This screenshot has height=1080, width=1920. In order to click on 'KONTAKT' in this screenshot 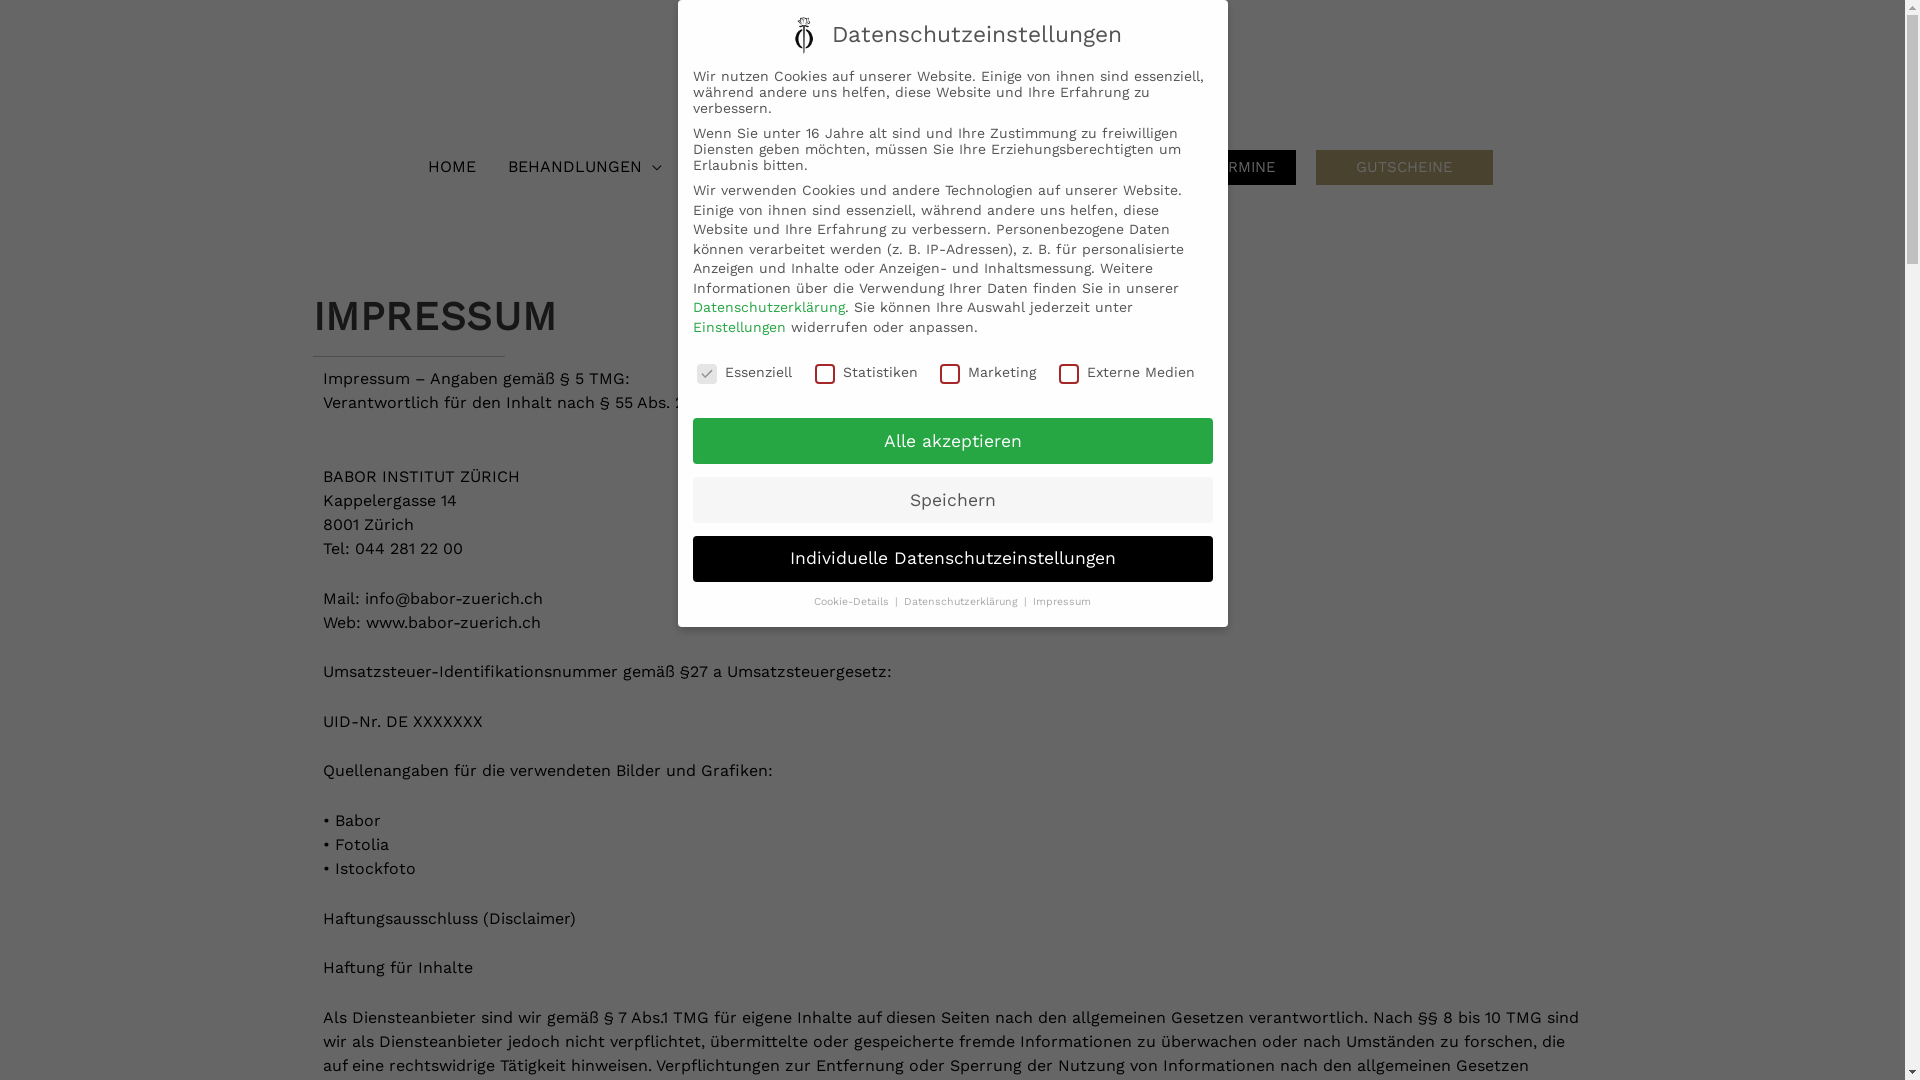, I will do `click(1038, 165)`.